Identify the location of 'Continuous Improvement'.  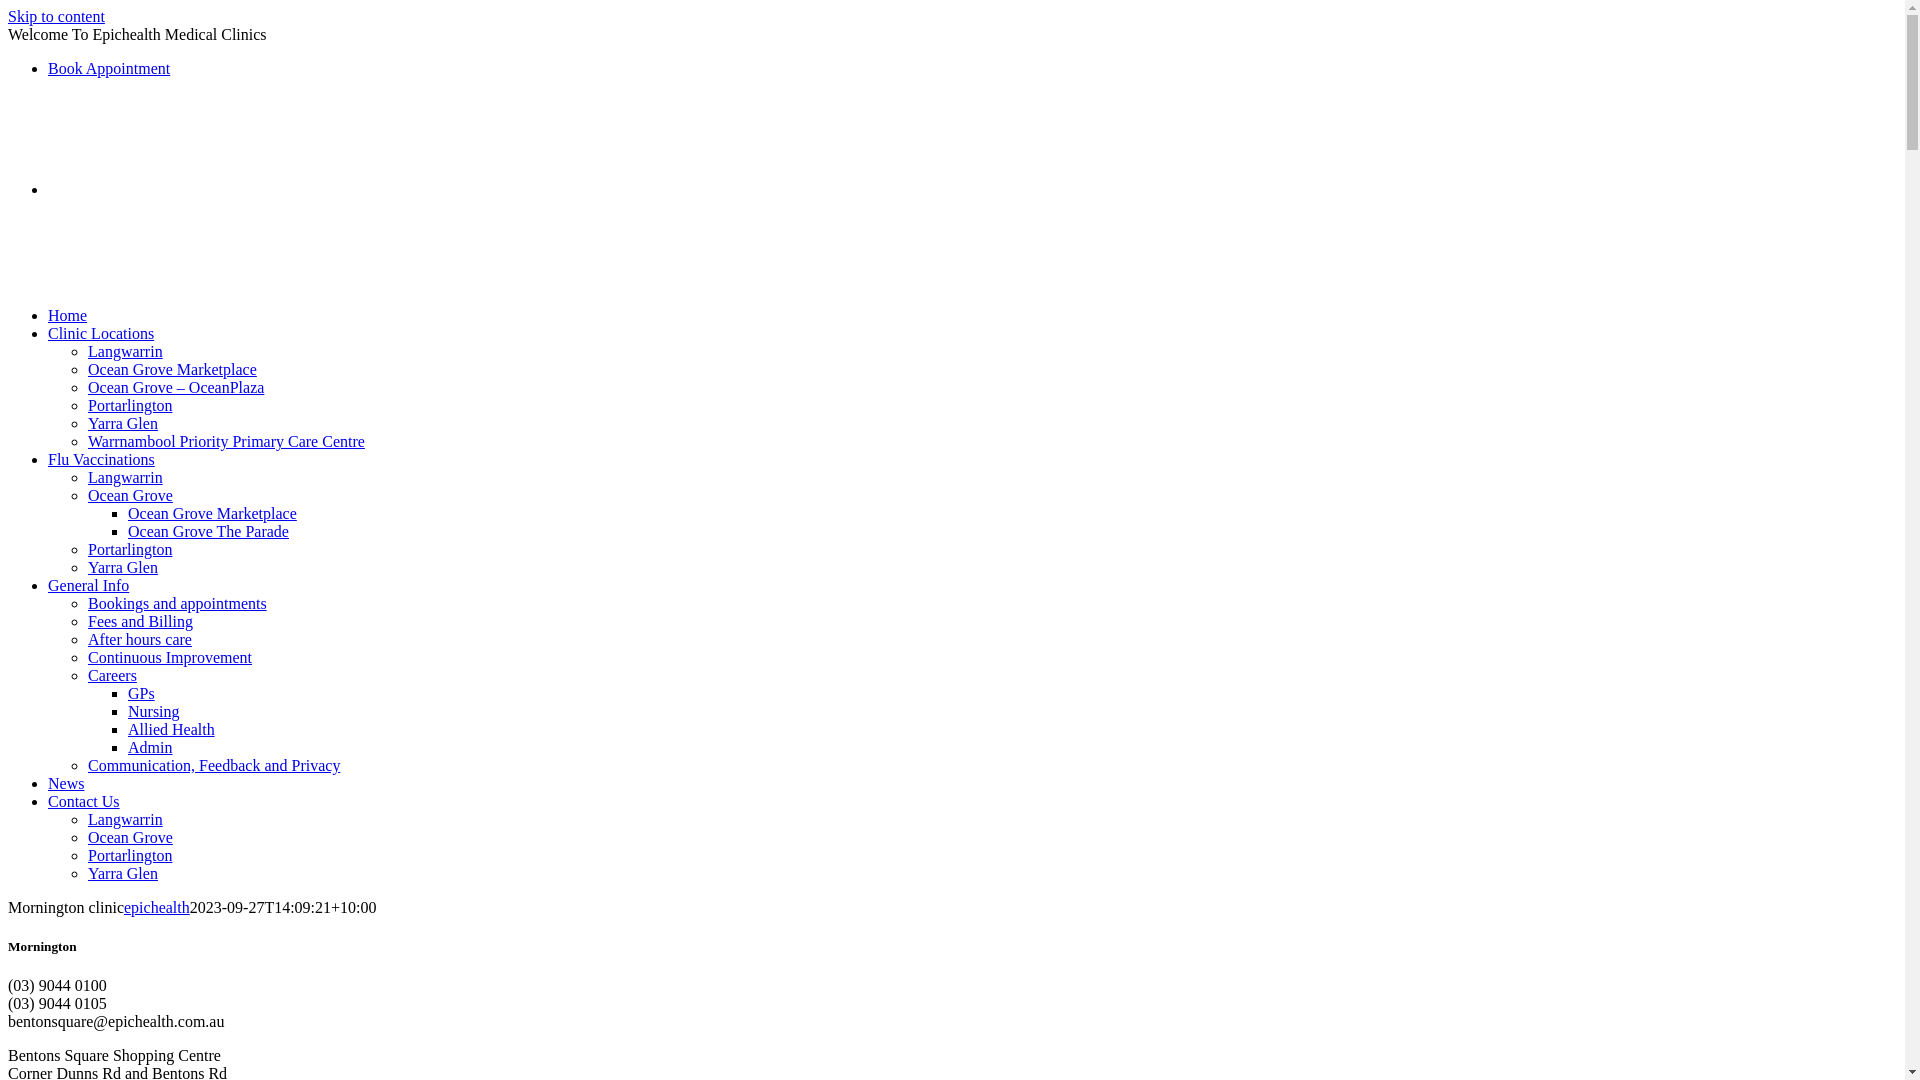
(169, 657).